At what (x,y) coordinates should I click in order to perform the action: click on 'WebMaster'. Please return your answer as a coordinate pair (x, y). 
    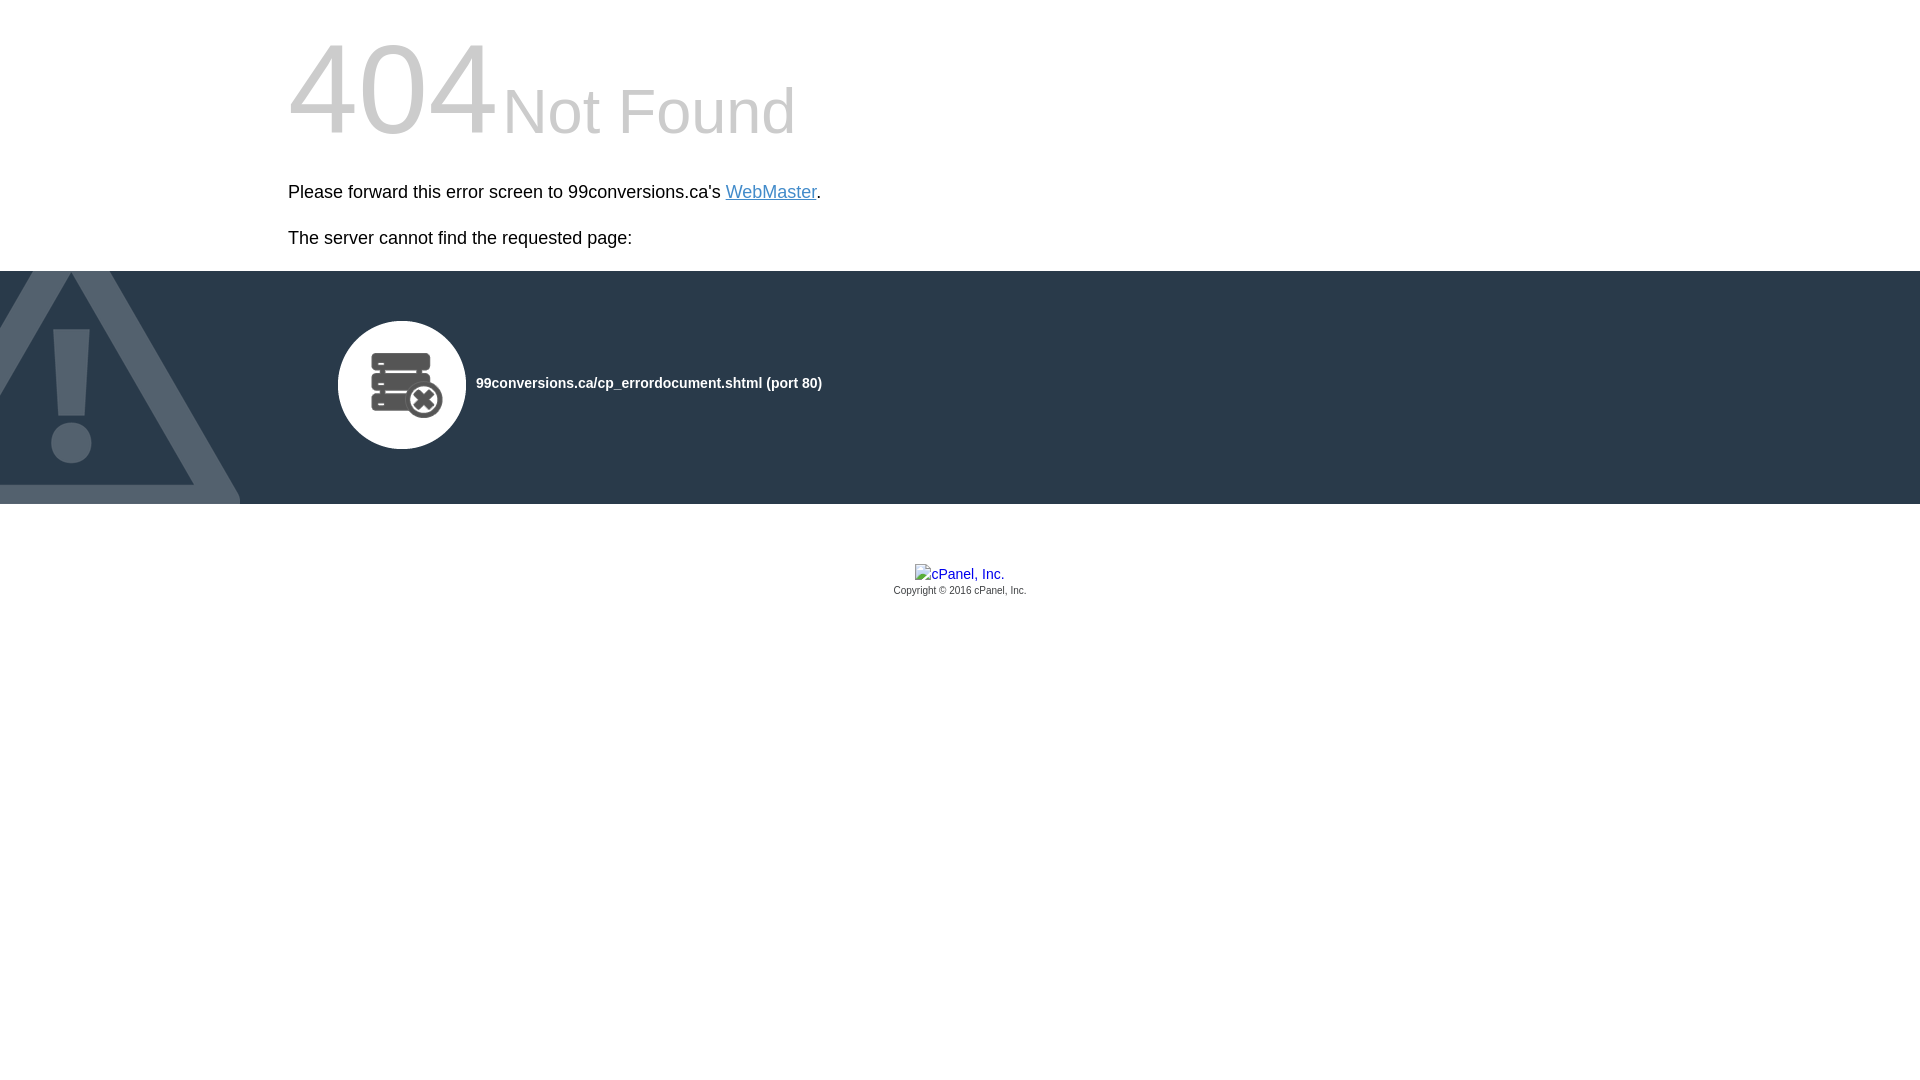
    Looking at the image, I should click on (724, 192).